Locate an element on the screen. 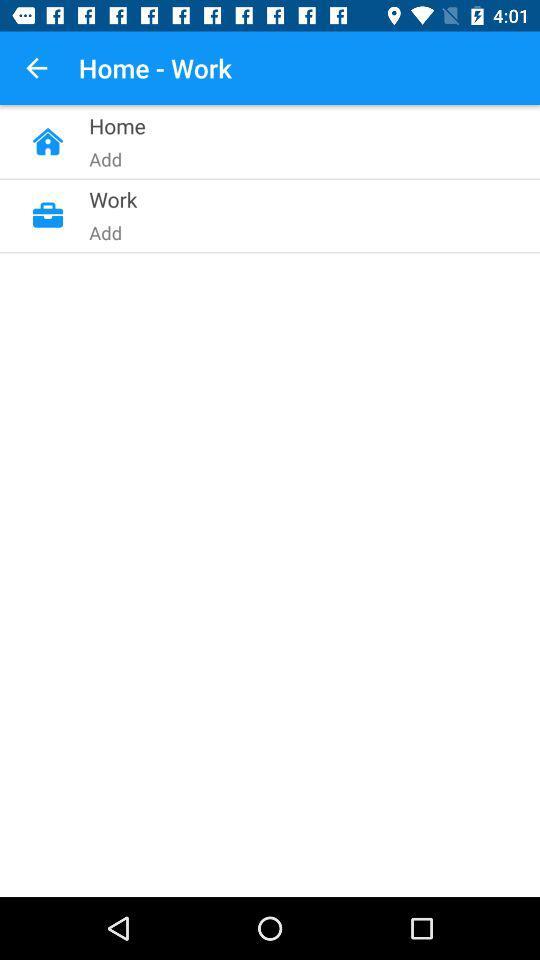  add which is below work is located at coordinates (226, 378).